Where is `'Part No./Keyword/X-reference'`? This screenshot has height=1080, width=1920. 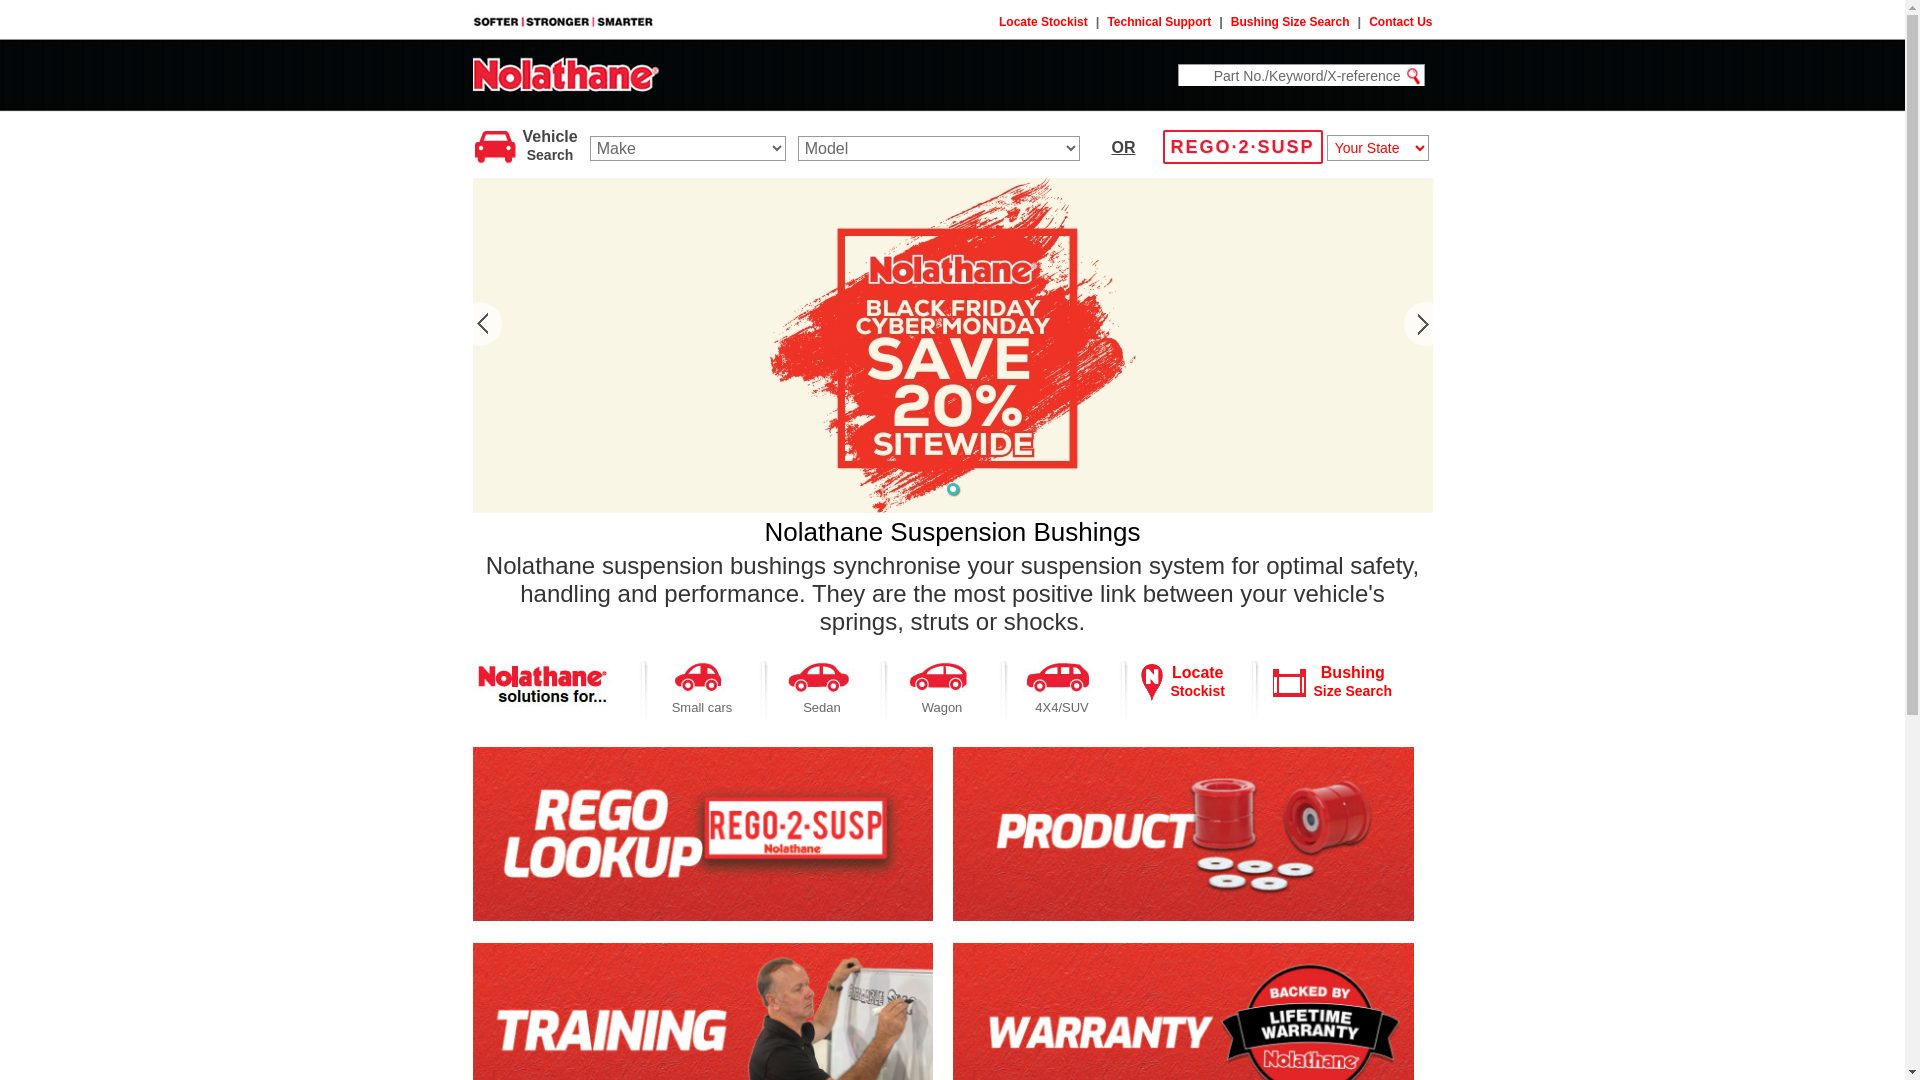
'Part No./Keyword/X-reference' is located at coordinates (1290, 74).